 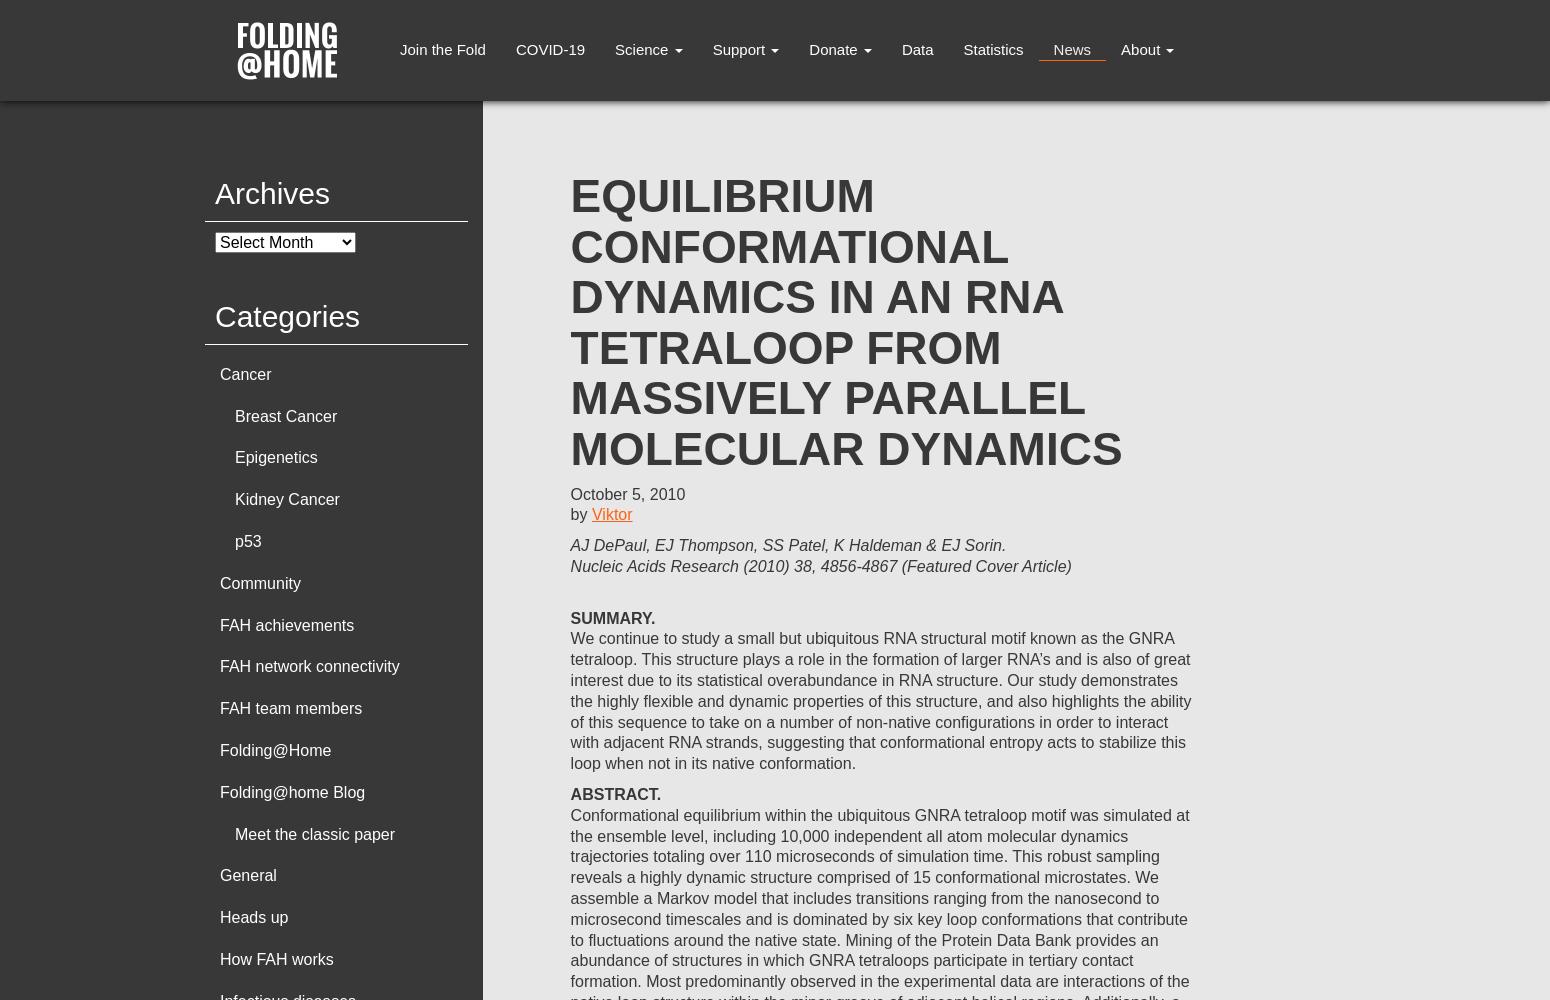 What do you see at coordinates (276, 456) in the screenshot?
I see `'Epigenetics'` at bounding box center [276, 456].